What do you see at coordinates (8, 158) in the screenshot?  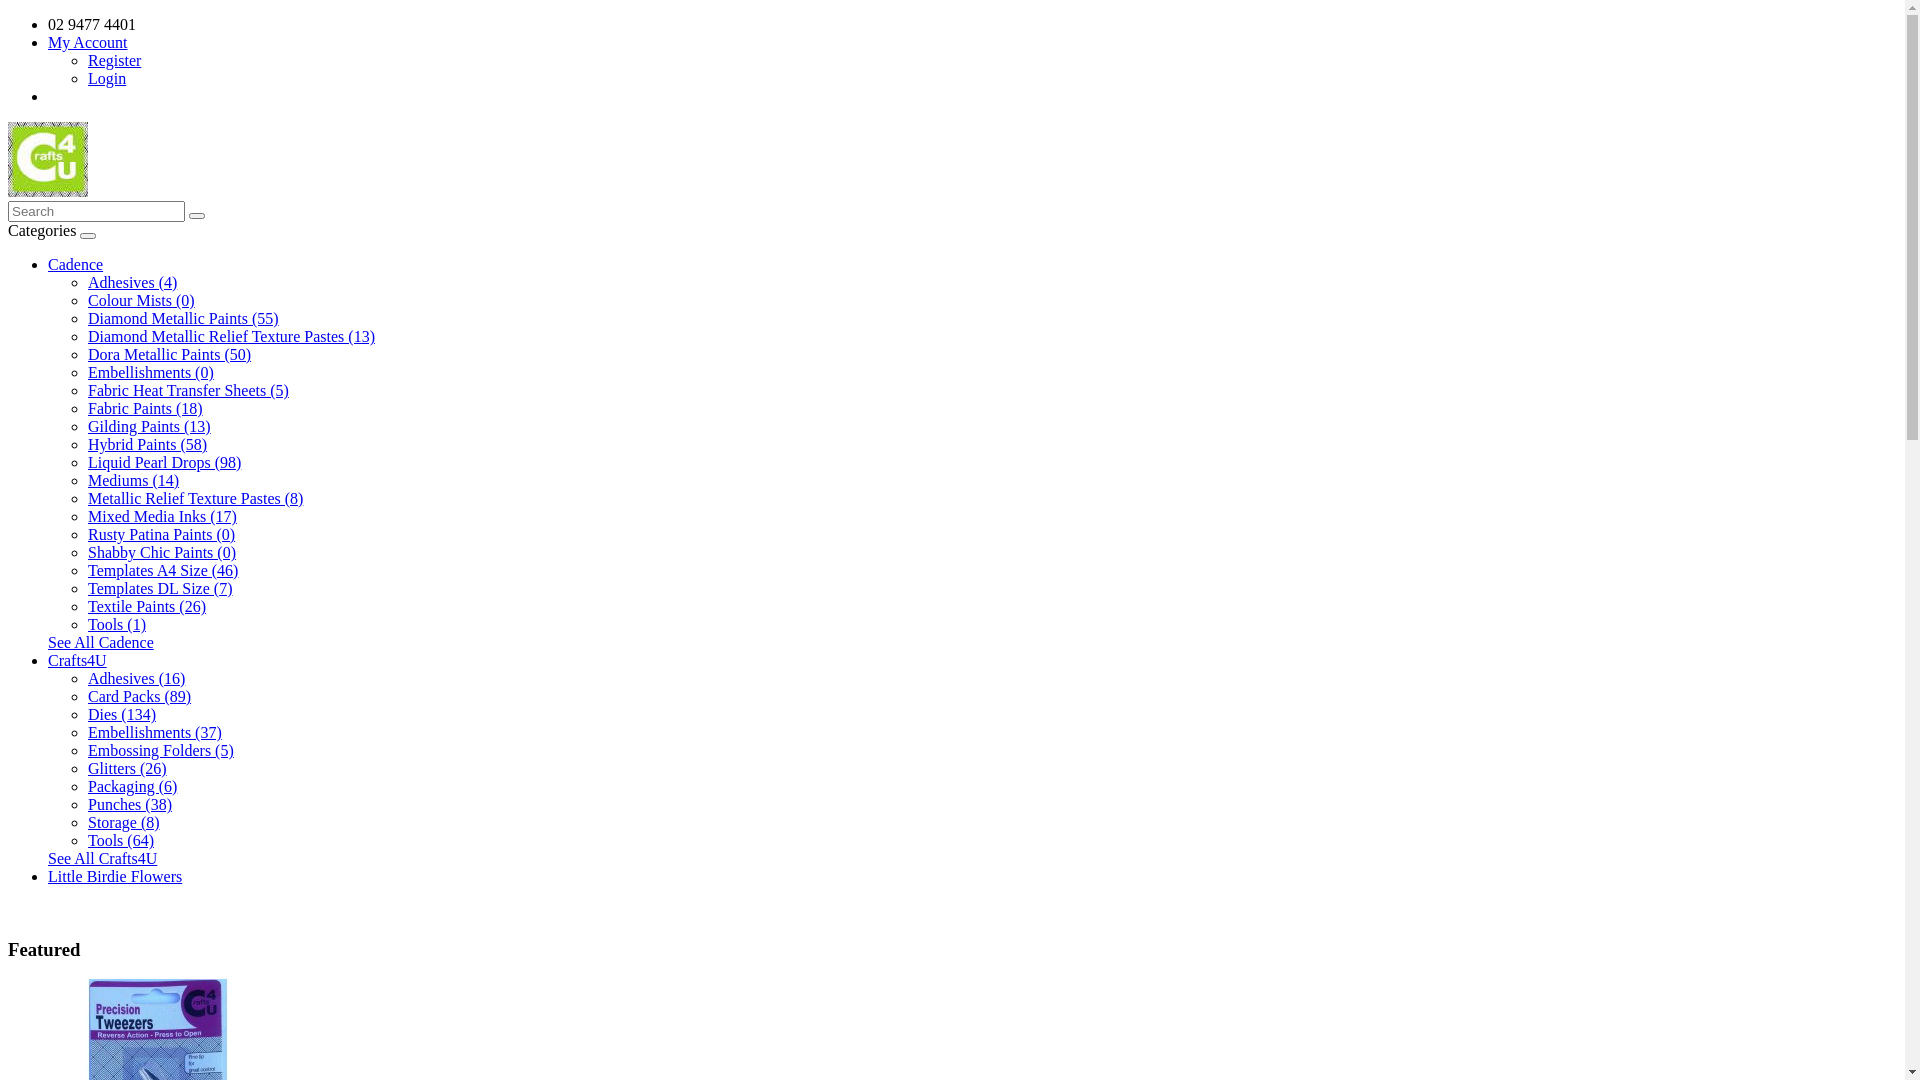 I see `'Crafts4U'` at bounding box center [8, 158].